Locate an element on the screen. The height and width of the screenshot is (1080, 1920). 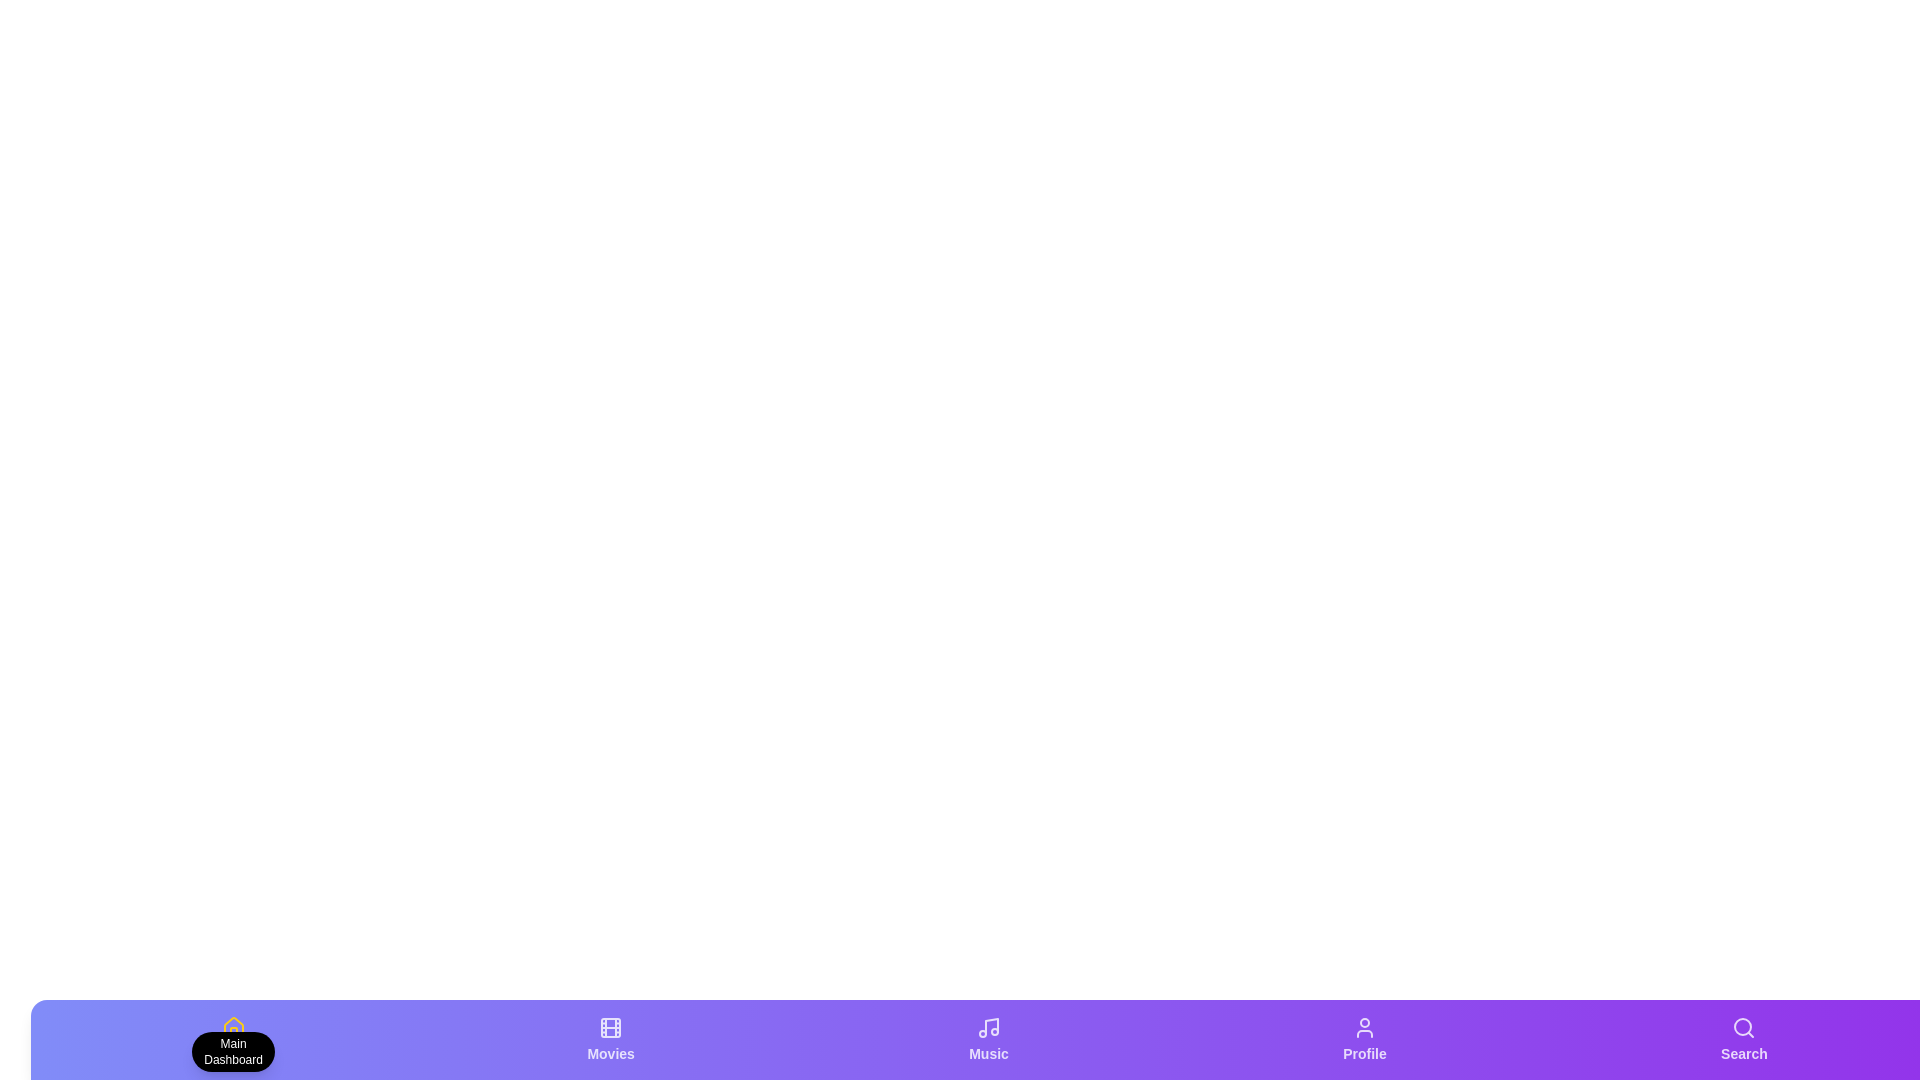
the tab labeled 'Profile' to view its description tooltip is located at coordinates (1363, 1039).